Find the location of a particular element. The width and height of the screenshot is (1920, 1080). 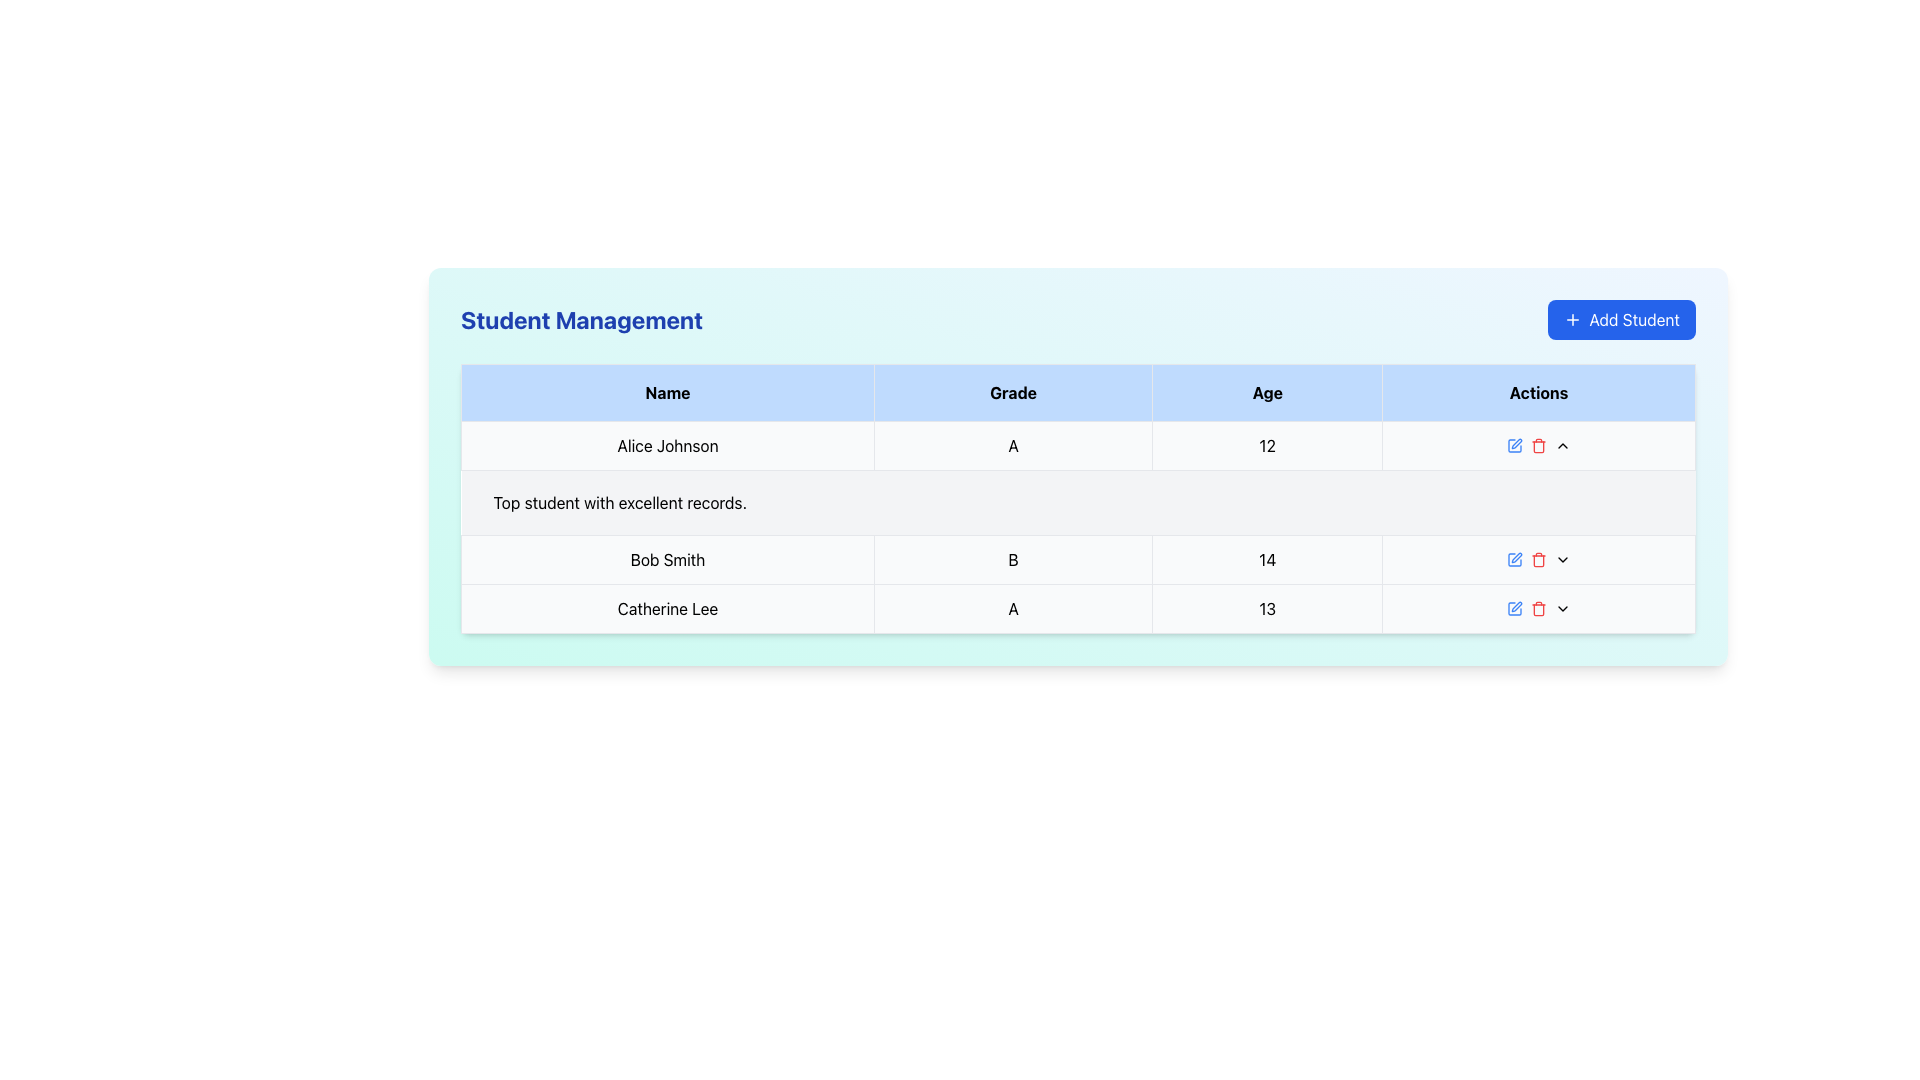

the text label indicating student management tasks, located at the top-left portion of the interface is located at coordinates (580, 319).